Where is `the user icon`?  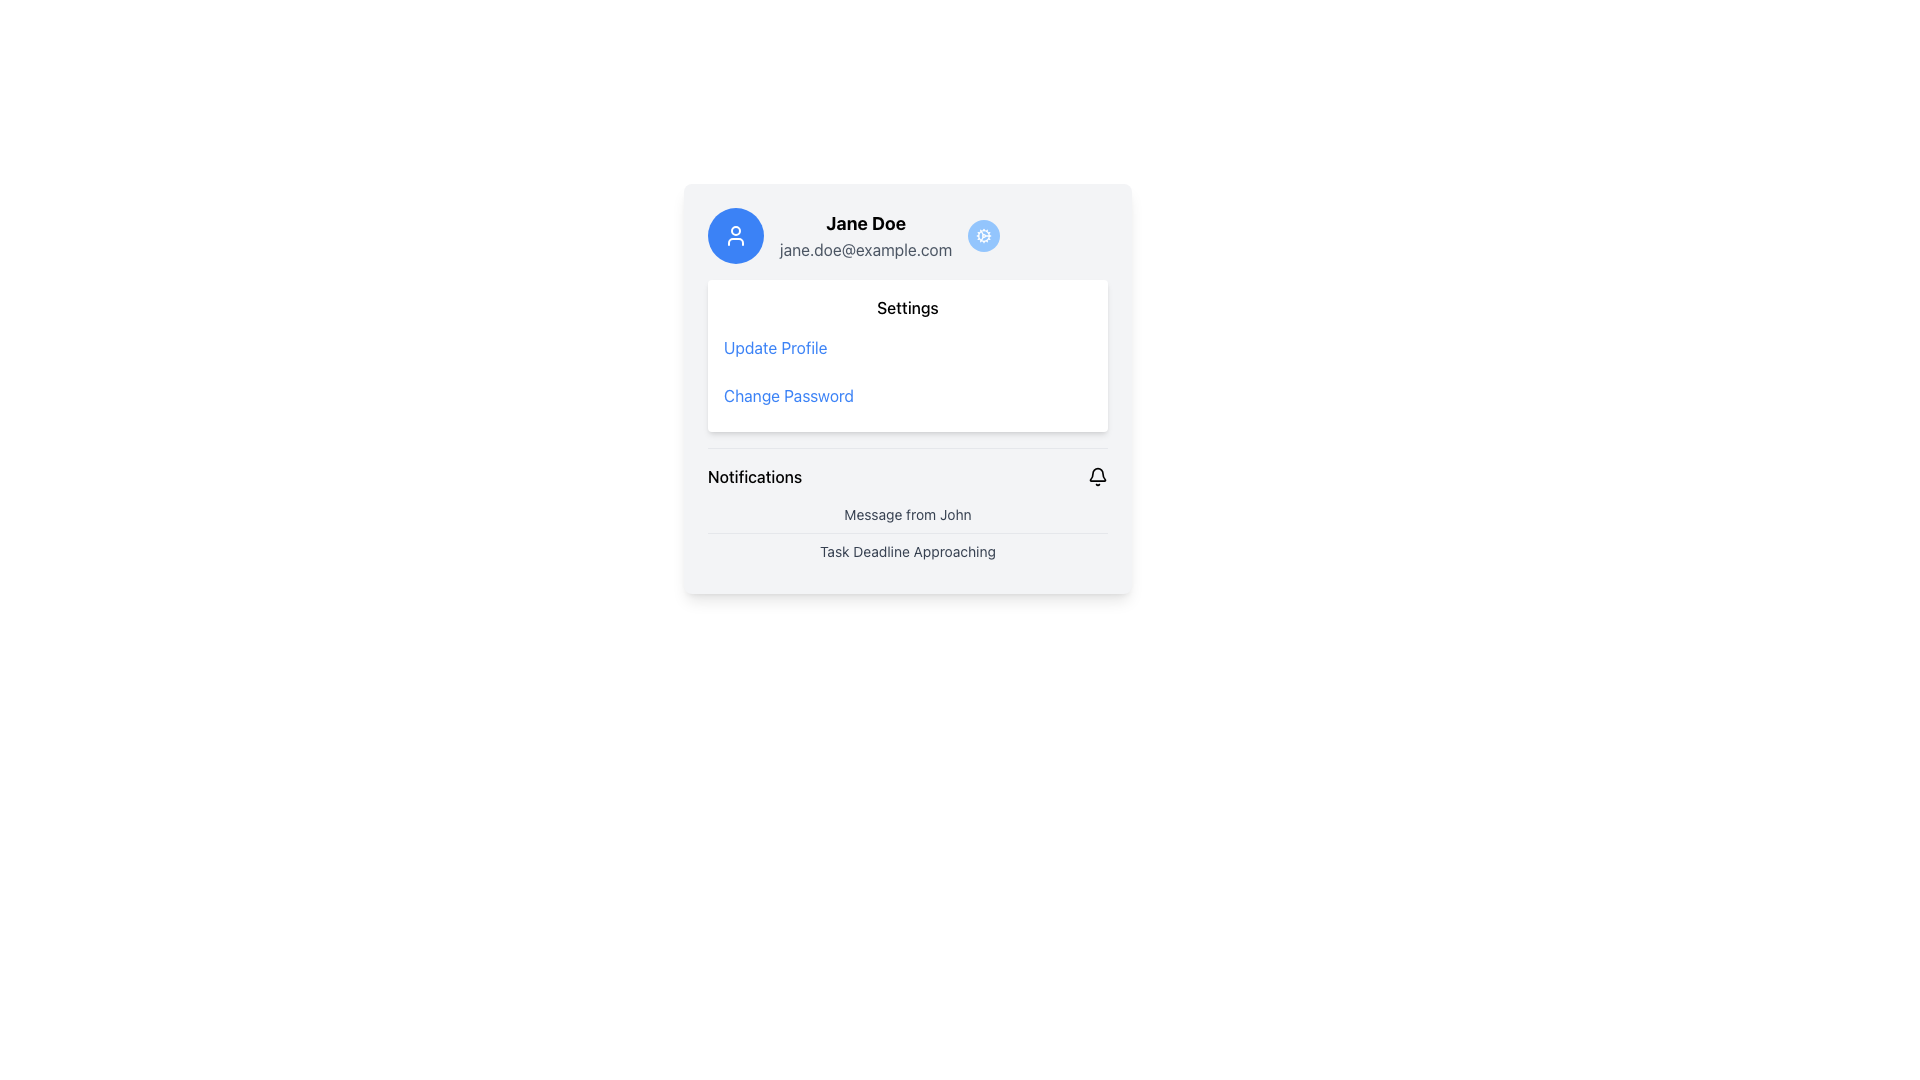 the user icon is located at coordinates (734, 234).